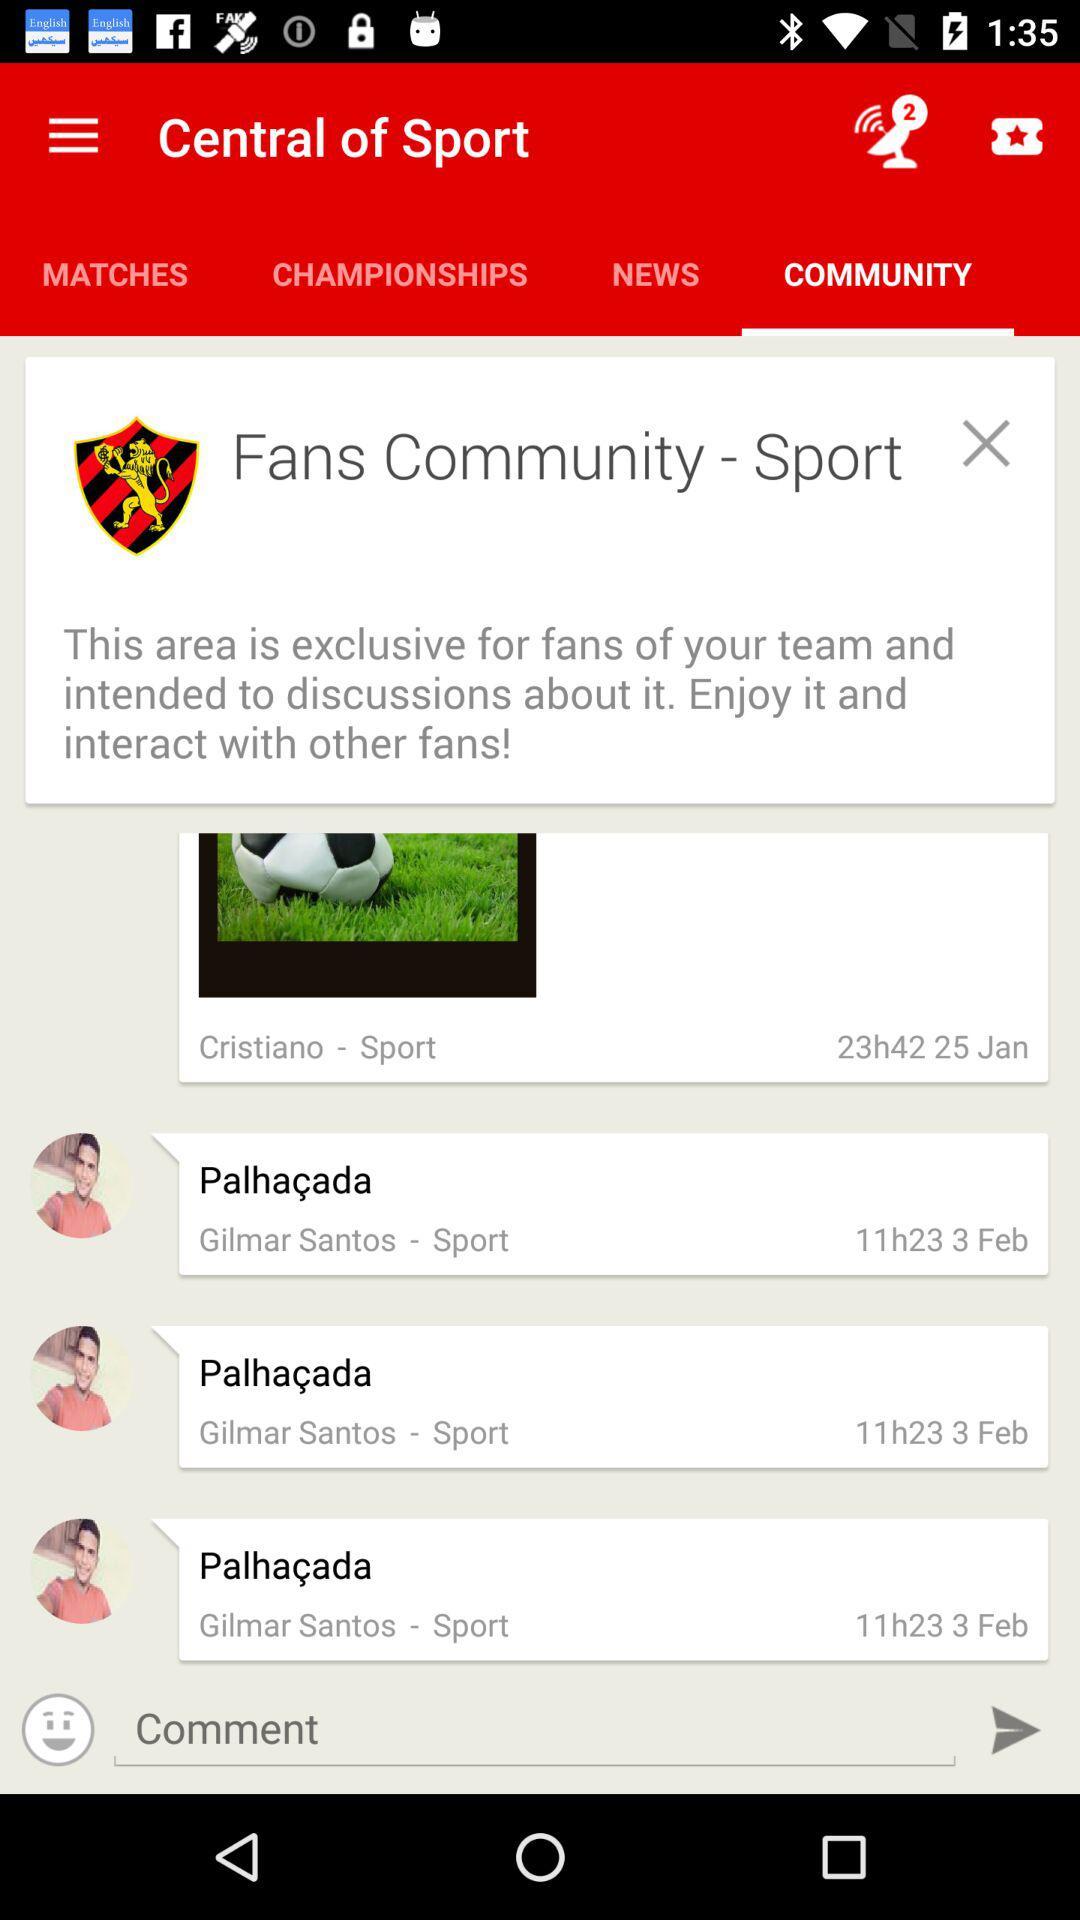  I want to click on the emoji icon, so click(57, 1728).